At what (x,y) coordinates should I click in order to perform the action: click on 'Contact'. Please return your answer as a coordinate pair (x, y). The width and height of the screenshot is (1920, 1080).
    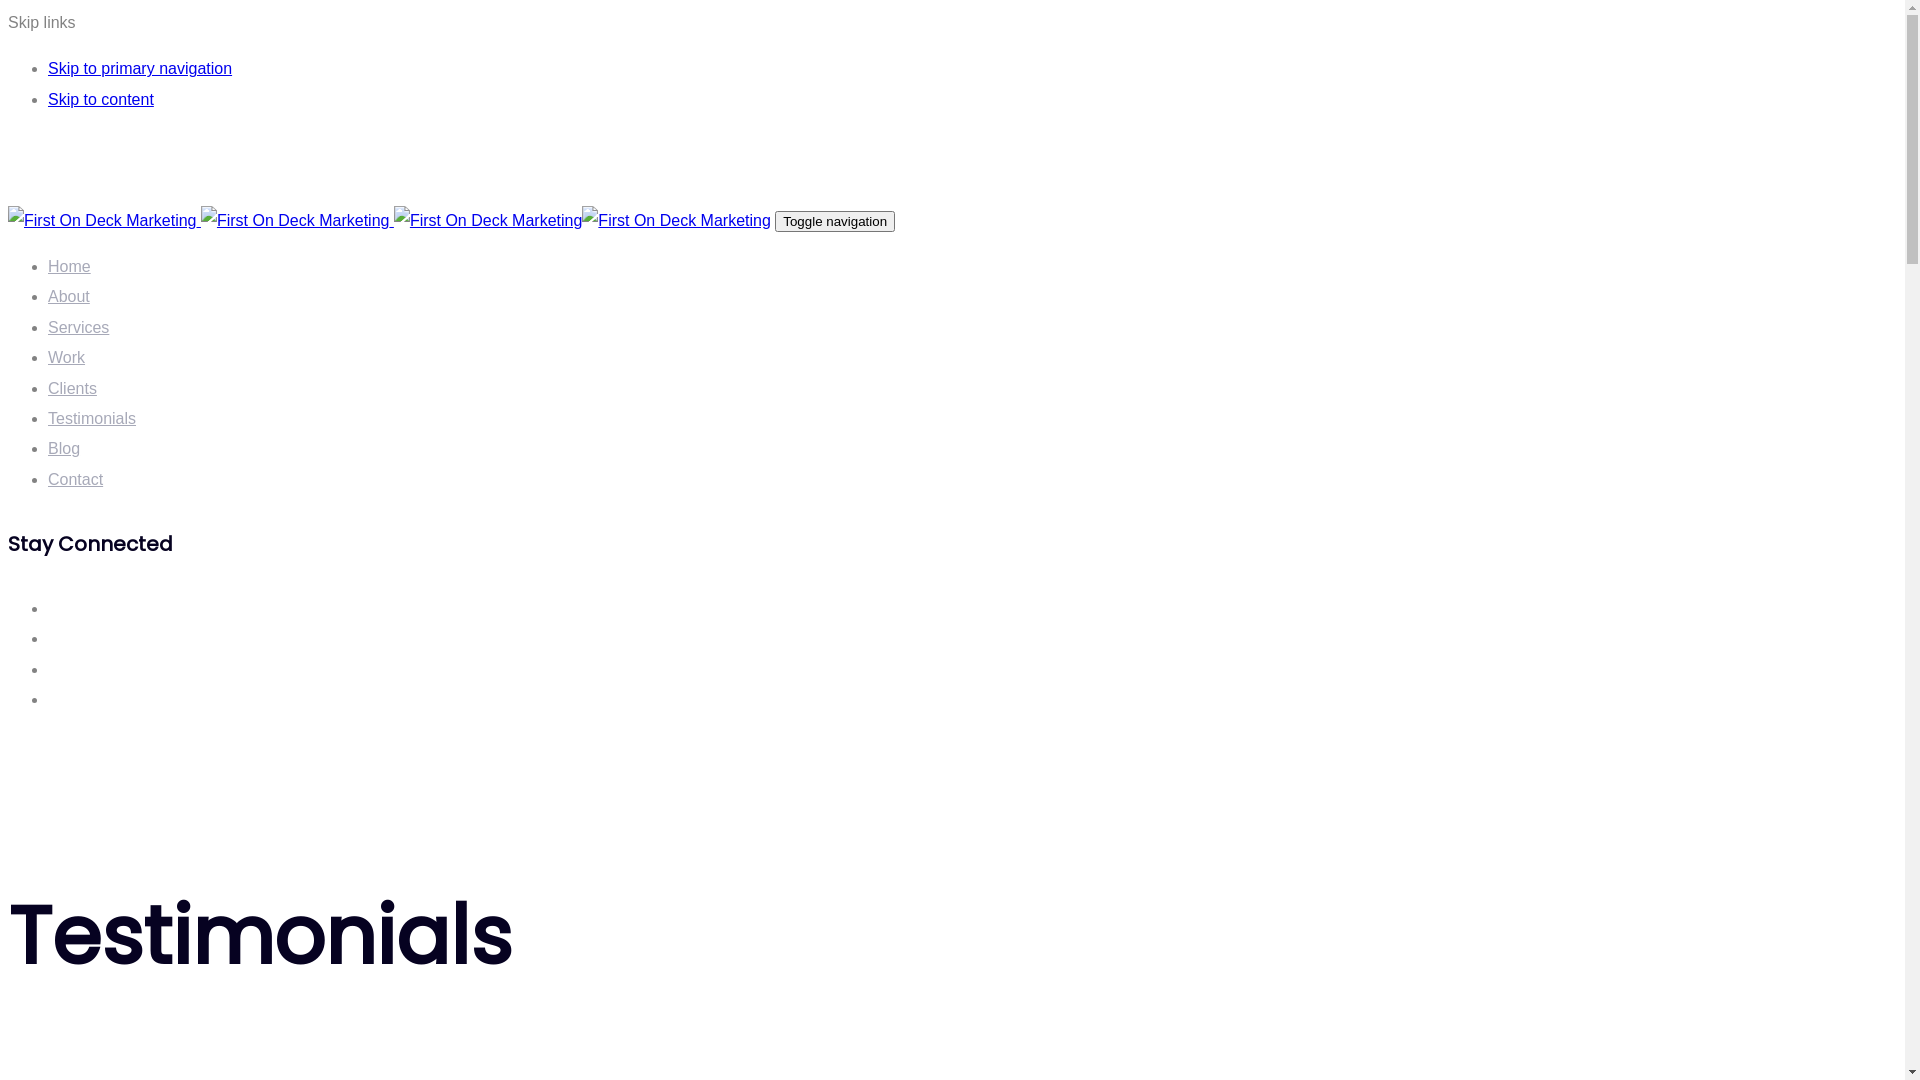
    Looking at the image, I should click on (48, 479).